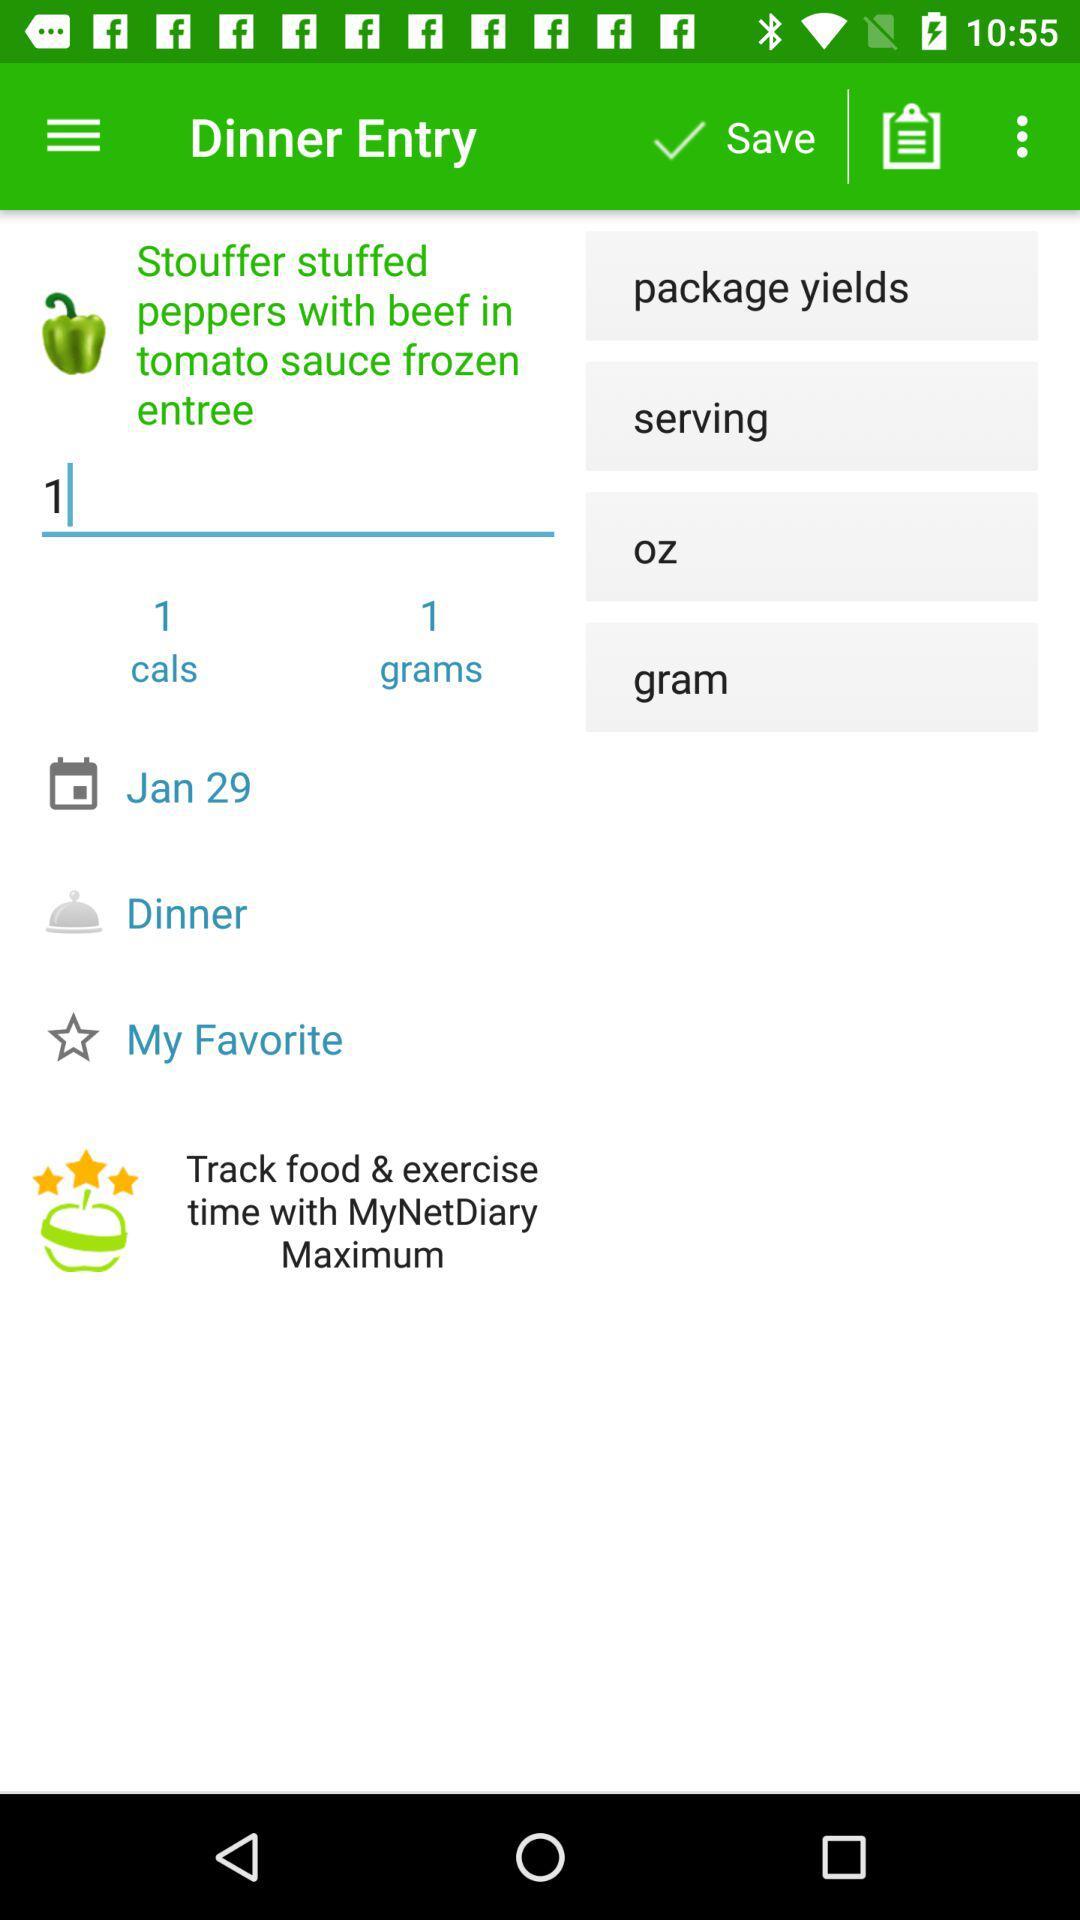 The height and width of the screenshot is (1920, 1080). Describe the element at coordinates (657, 677) in the screenshot. I see `icon below the   oz item` at that location.